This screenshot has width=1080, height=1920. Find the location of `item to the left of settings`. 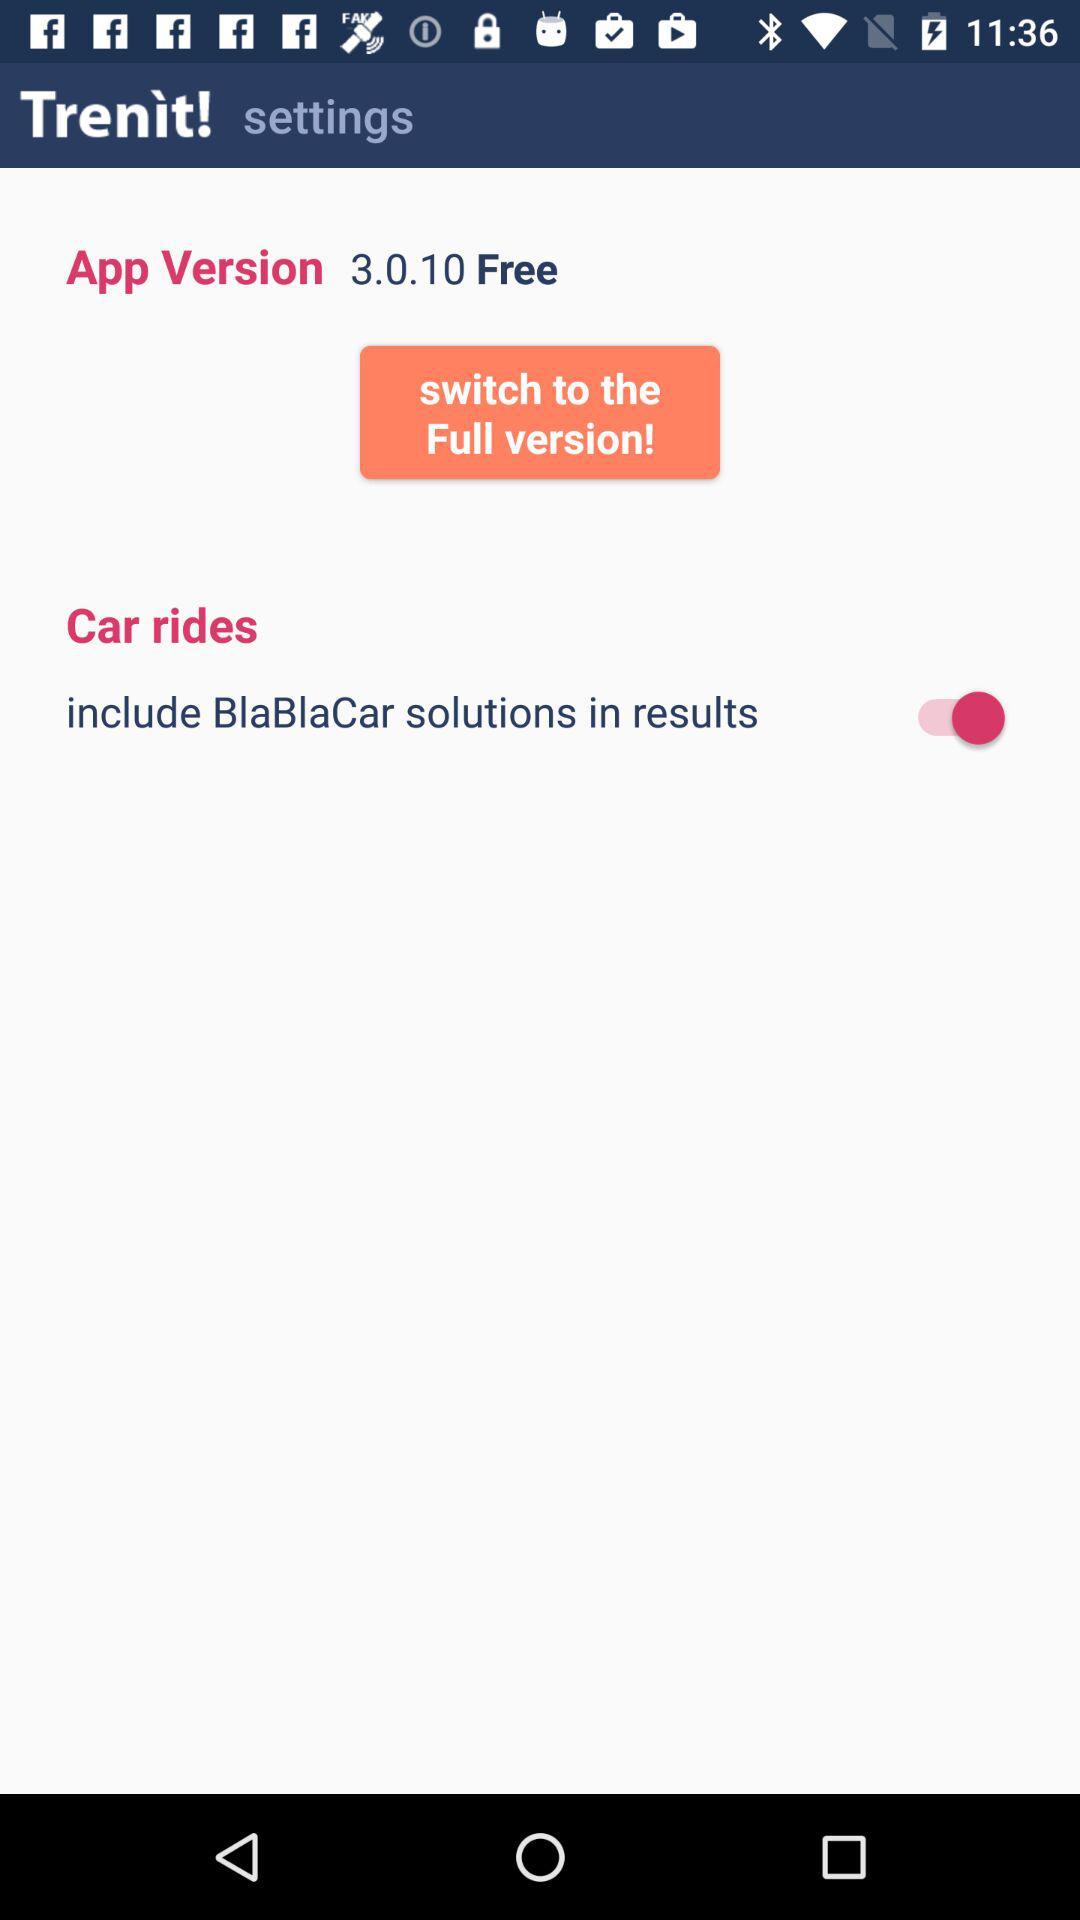

item to the left of settings is located at coordinates (116, 114).